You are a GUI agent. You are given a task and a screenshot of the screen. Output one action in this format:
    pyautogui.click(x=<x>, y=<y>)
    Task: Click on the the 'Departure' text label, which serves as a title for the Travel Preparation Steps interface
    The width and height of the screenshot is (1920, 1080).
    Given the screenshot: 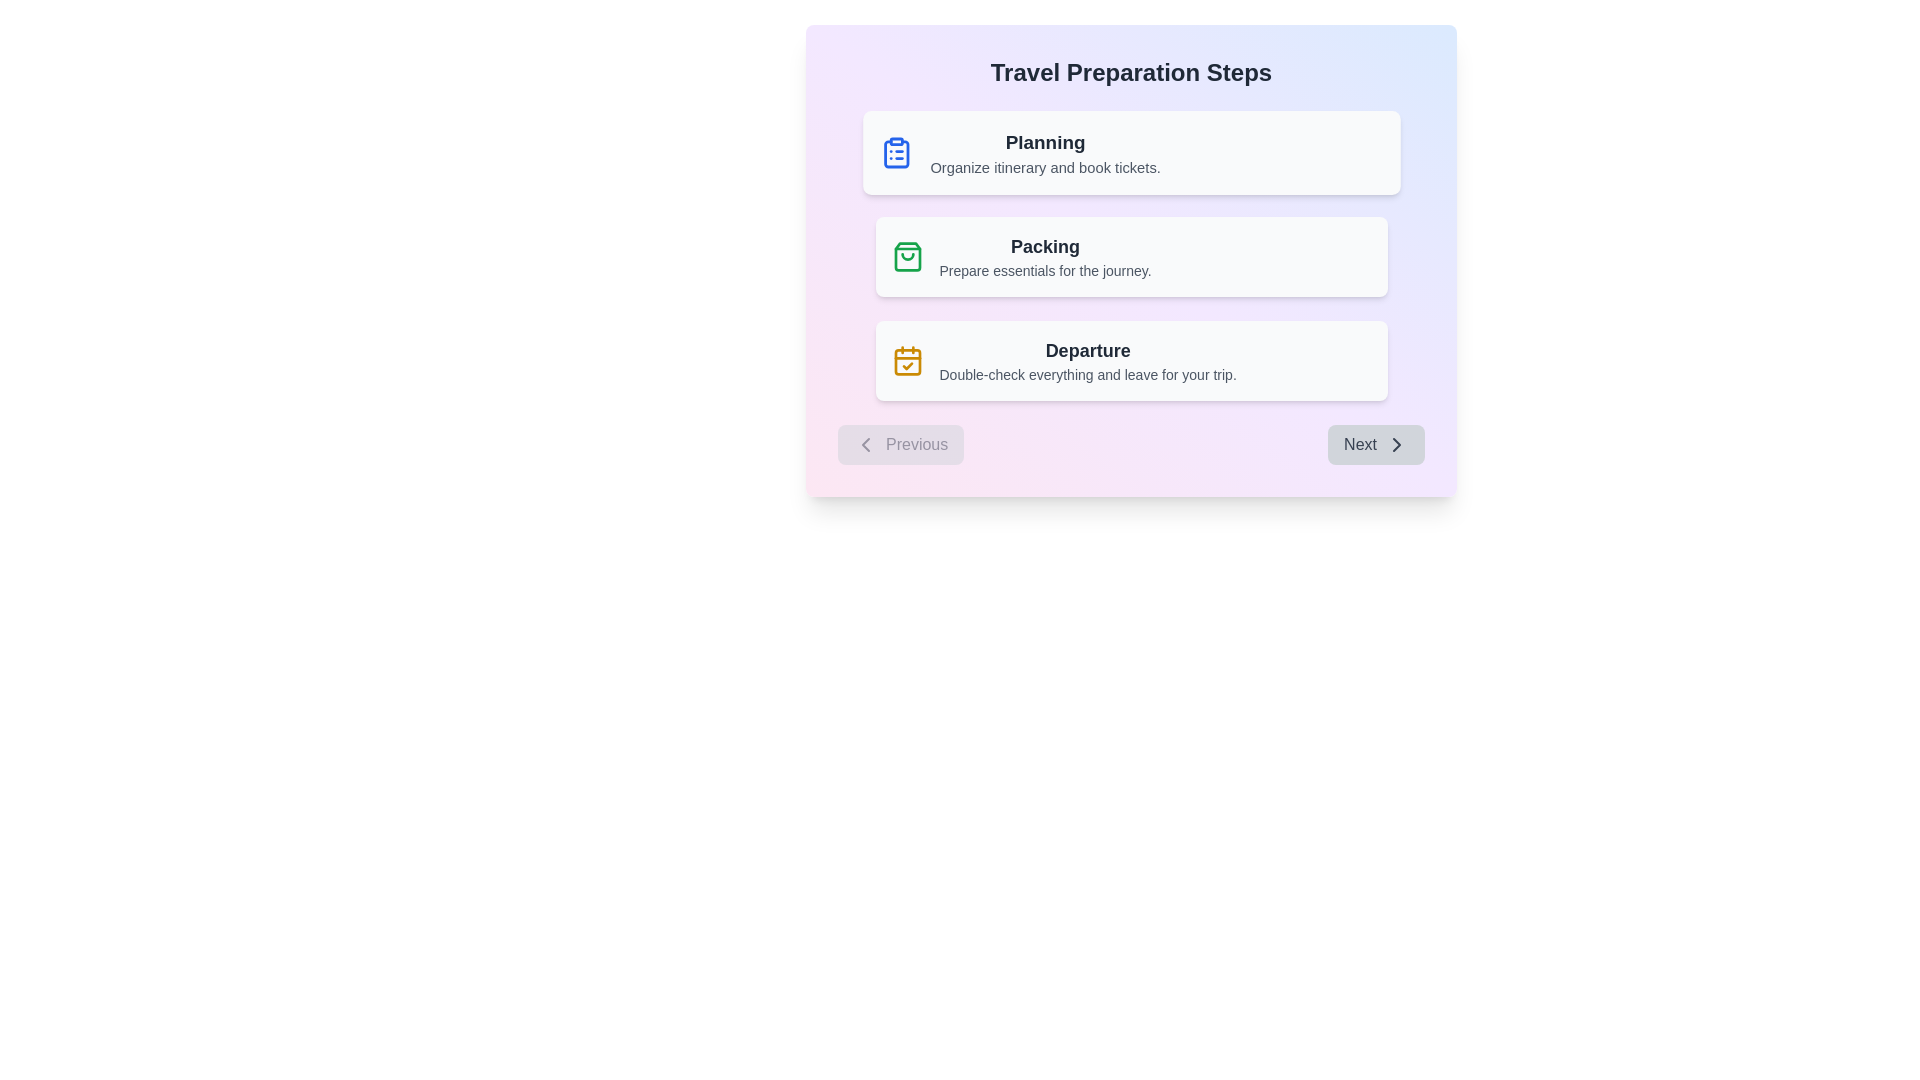 What is the action you would take?
    pyautogui.click(x=1087, y=350)
    